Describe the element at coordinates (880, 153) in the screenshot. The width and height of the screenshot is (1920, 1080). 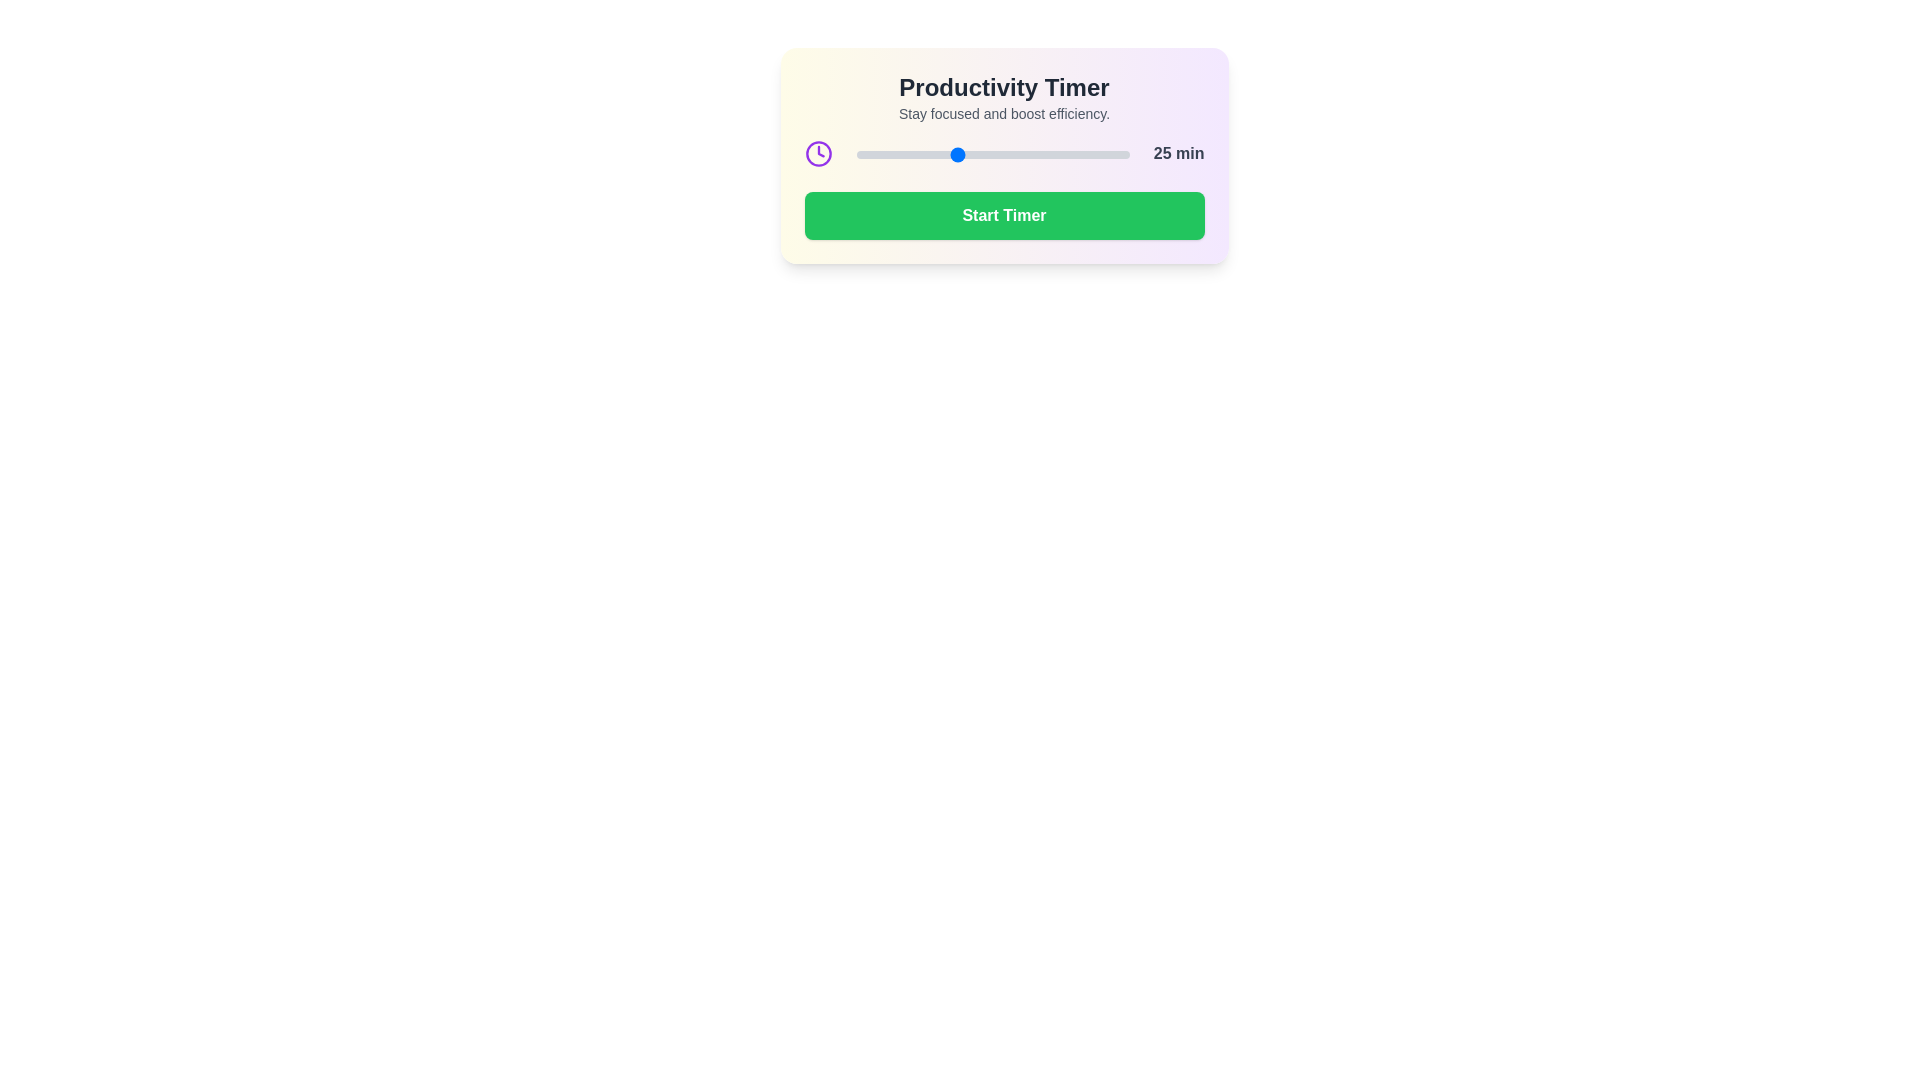
I see `the timer slider to 10 minutes` at that location.